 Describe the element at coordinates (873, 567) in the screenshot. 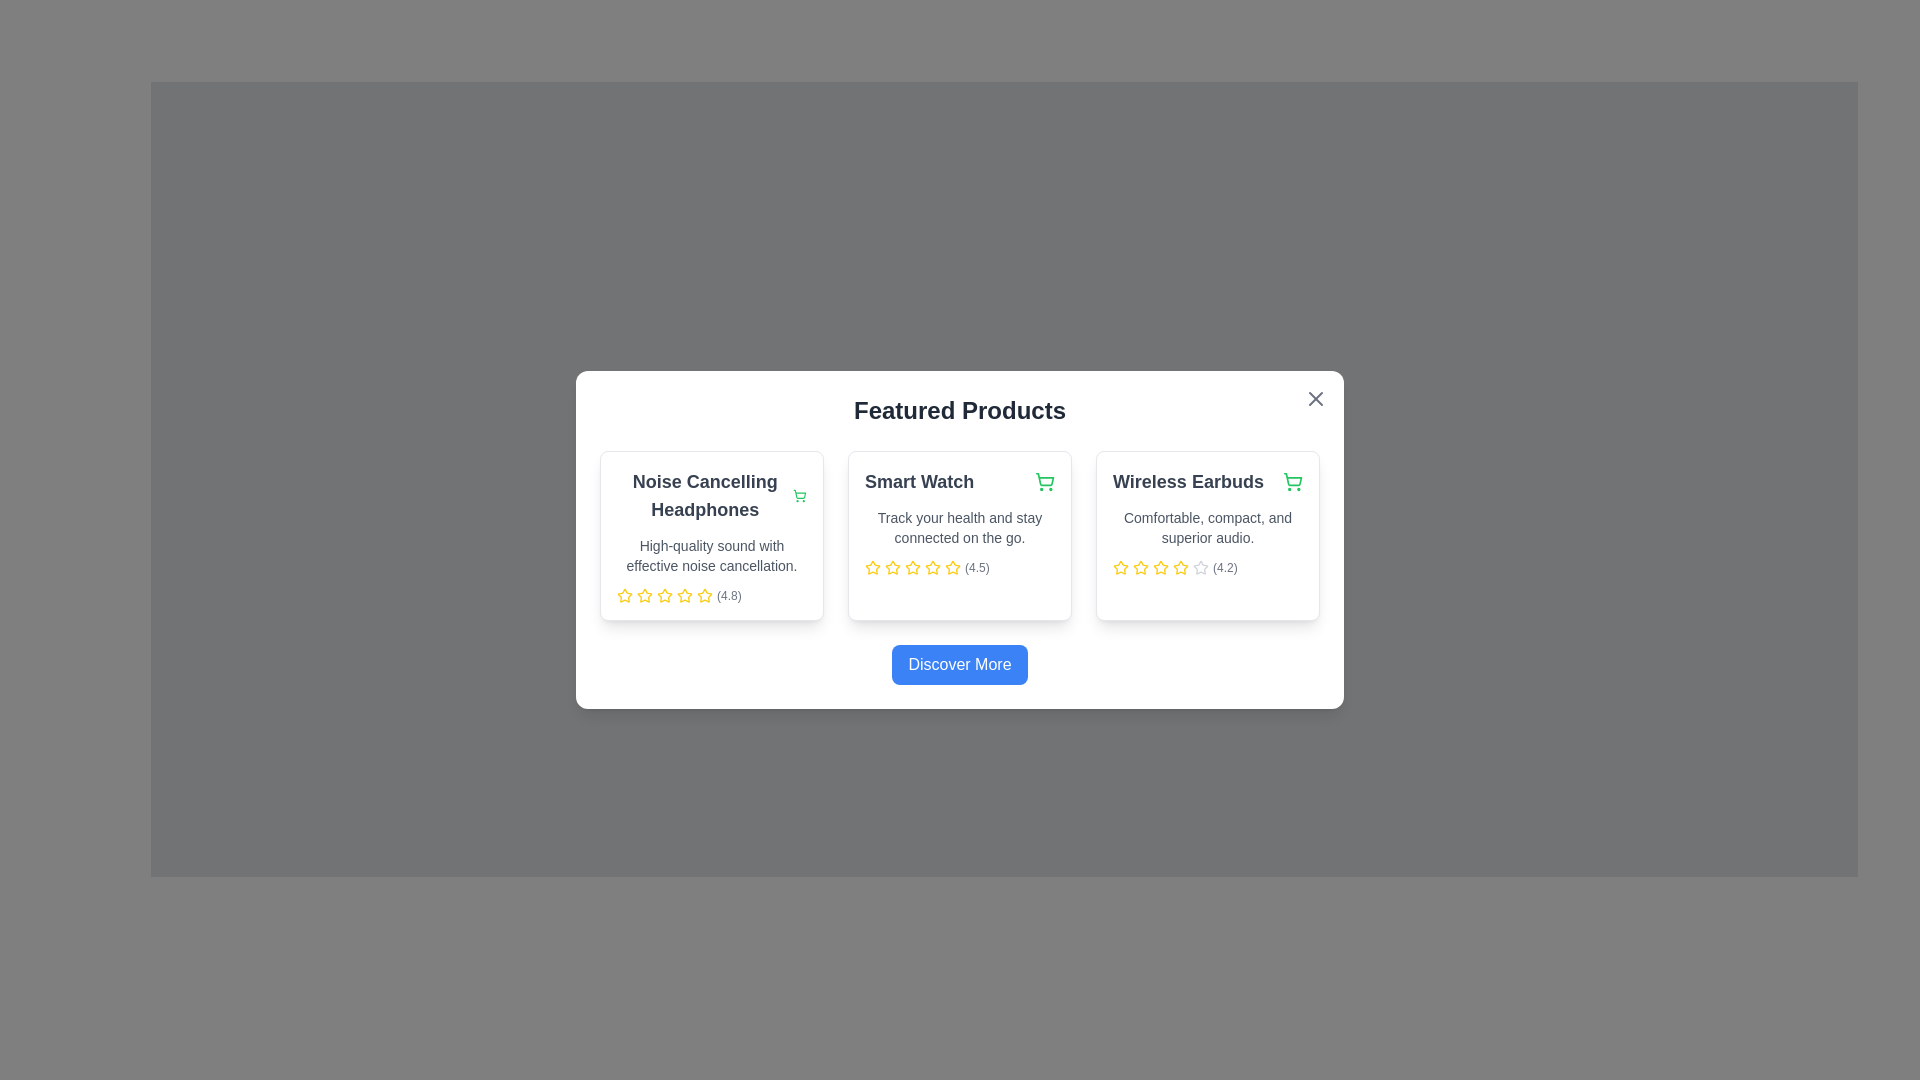

I see `the second yellow star-shaped Rating Star Icon in the rating section of the middle 'Smart Watch' product card` at that location.